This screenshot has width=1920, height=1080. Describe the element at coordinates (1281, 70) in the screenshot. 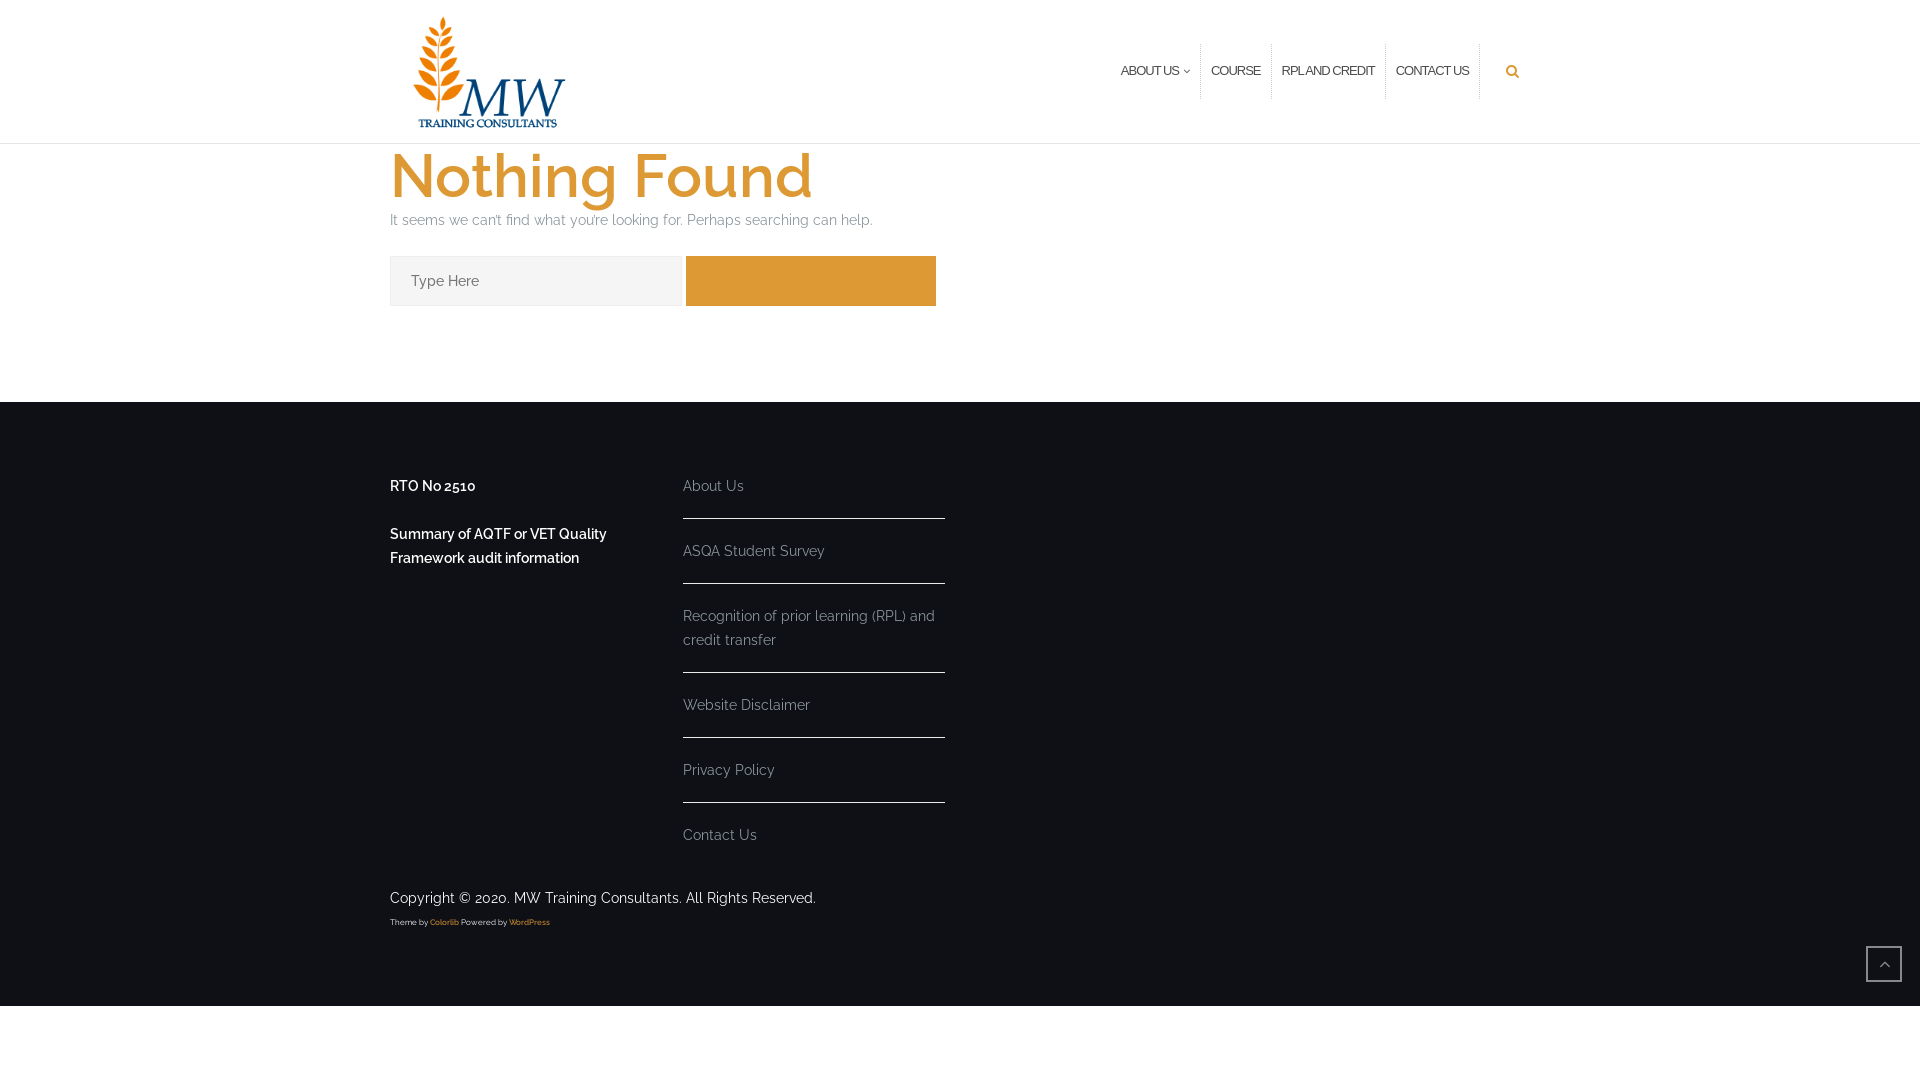

I see `'RPL AND CREDIT'` at that location.